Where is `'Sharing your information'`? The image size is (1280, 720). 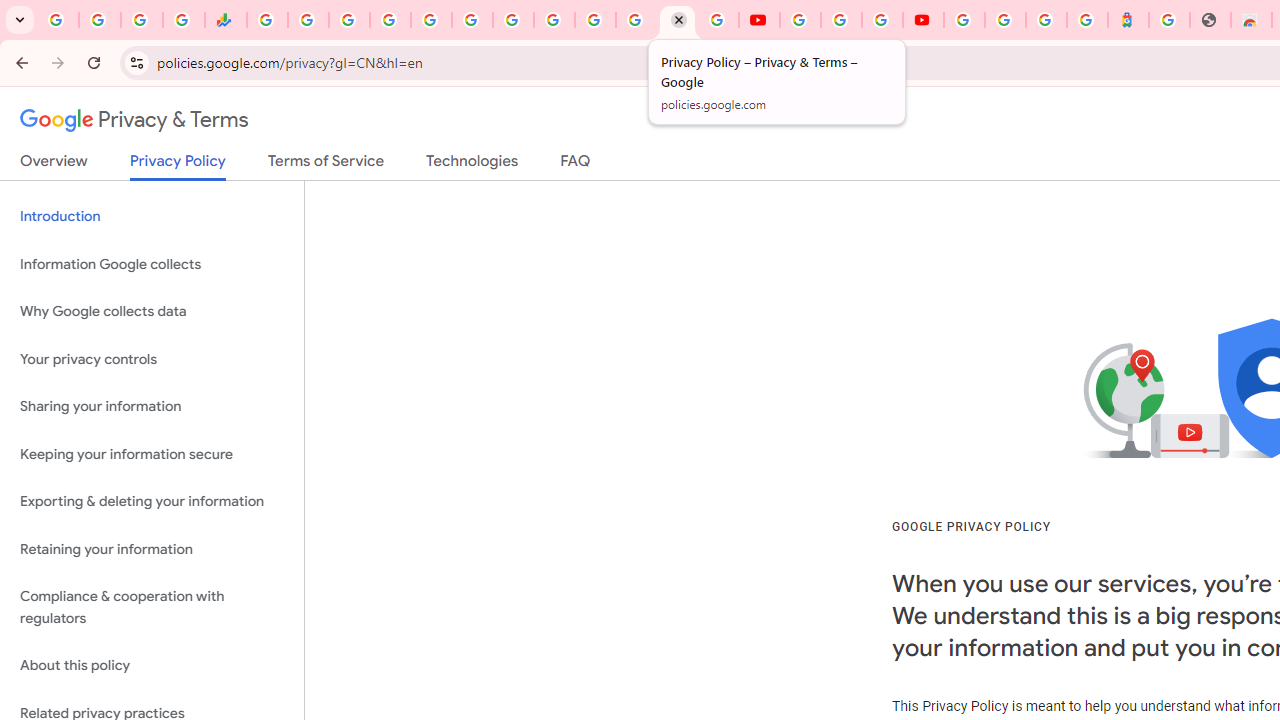 'Sharing your information' is located at coordinates (151, 406).